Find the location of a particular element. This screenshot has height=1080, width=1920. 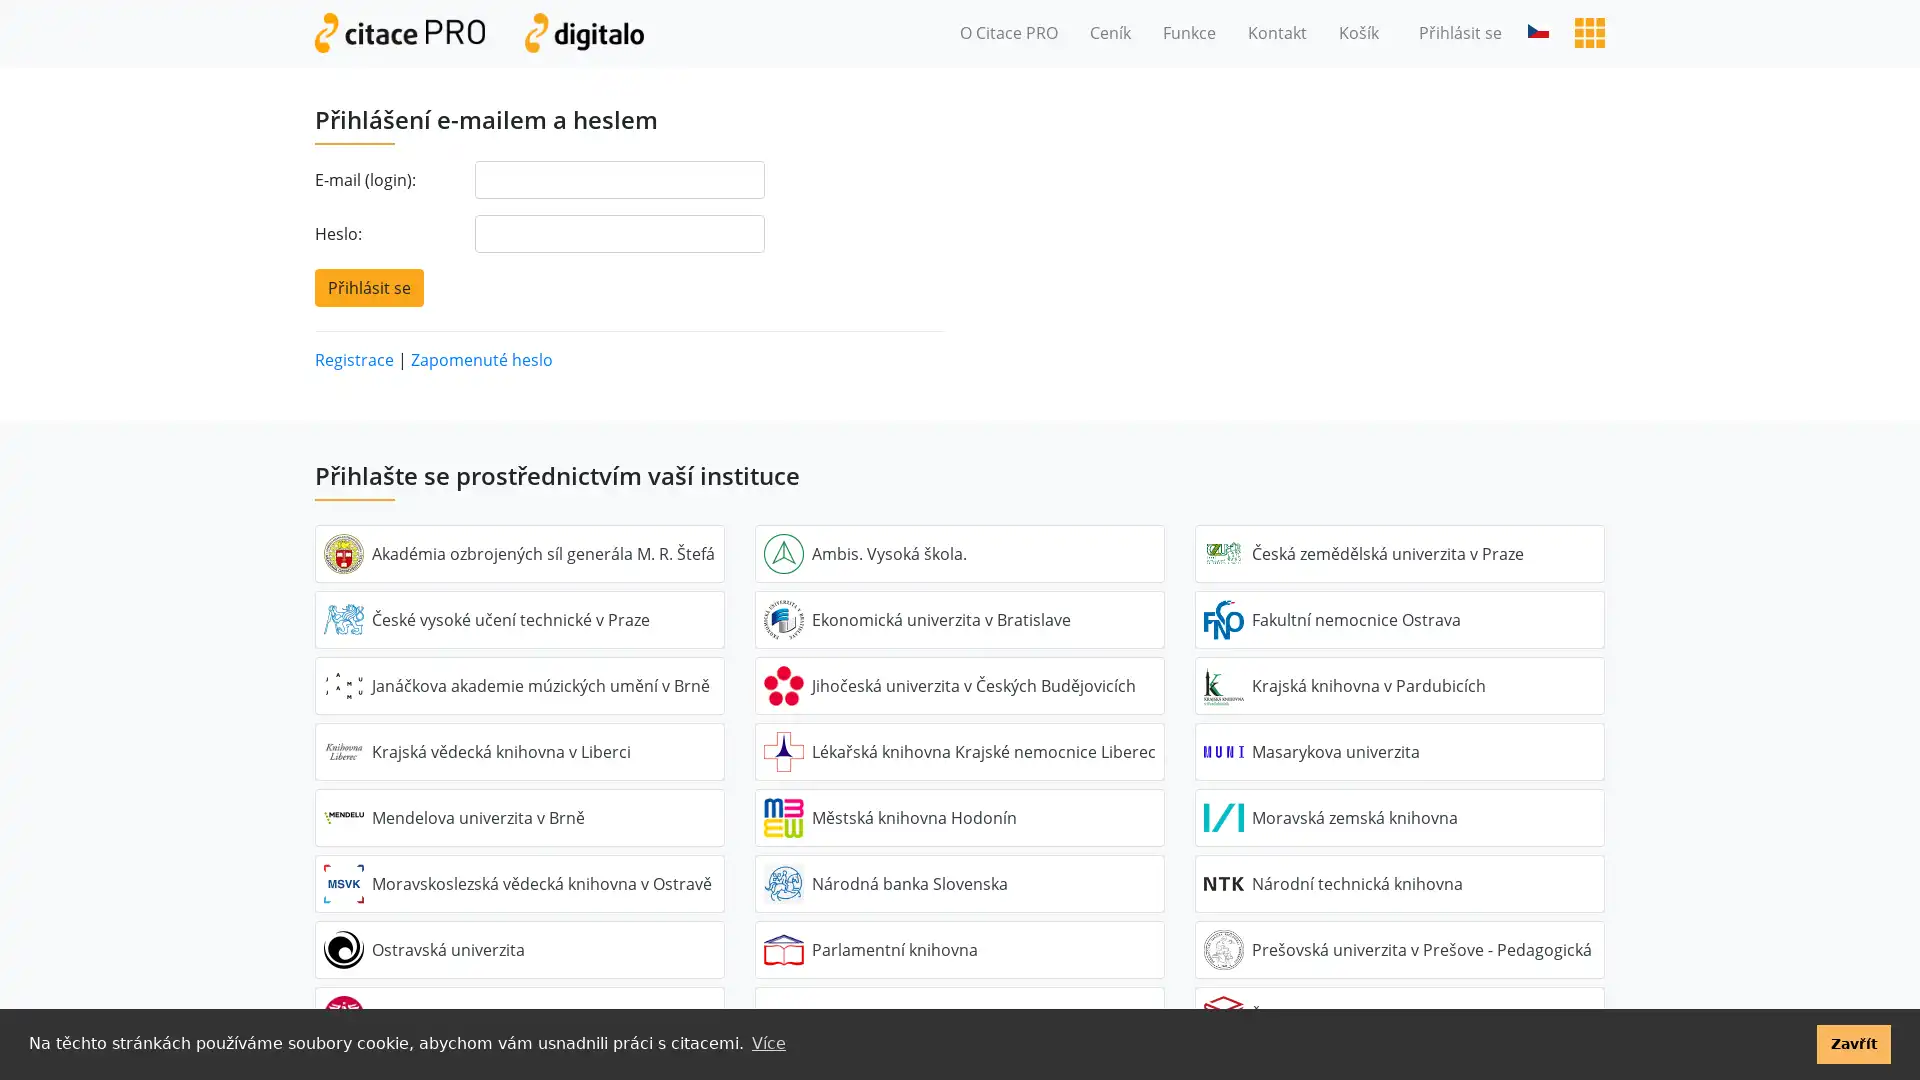

learn more about cookies is located at coordinates (767, 1043).